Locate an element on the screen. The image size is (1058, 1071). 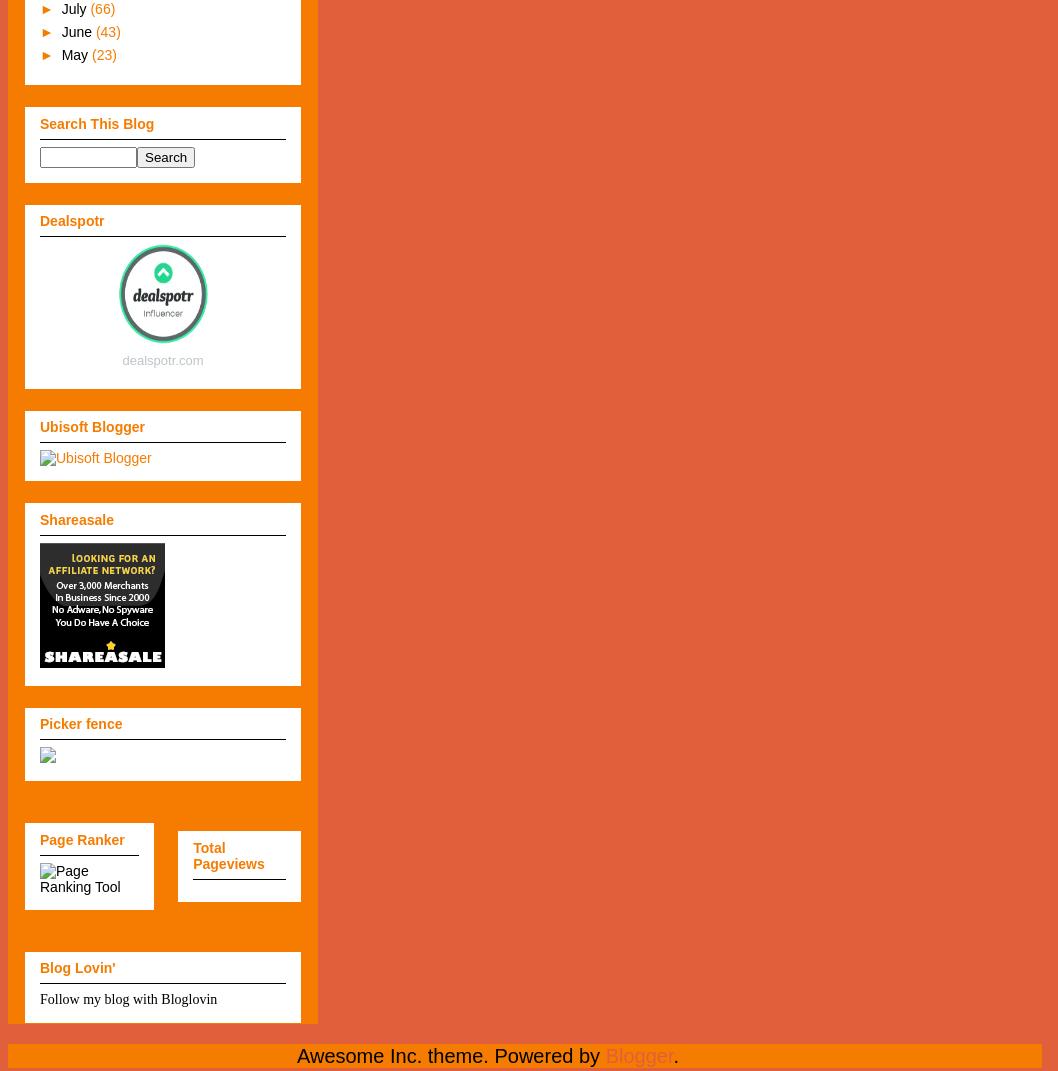
'.' is located at coordinates (671, 1056).